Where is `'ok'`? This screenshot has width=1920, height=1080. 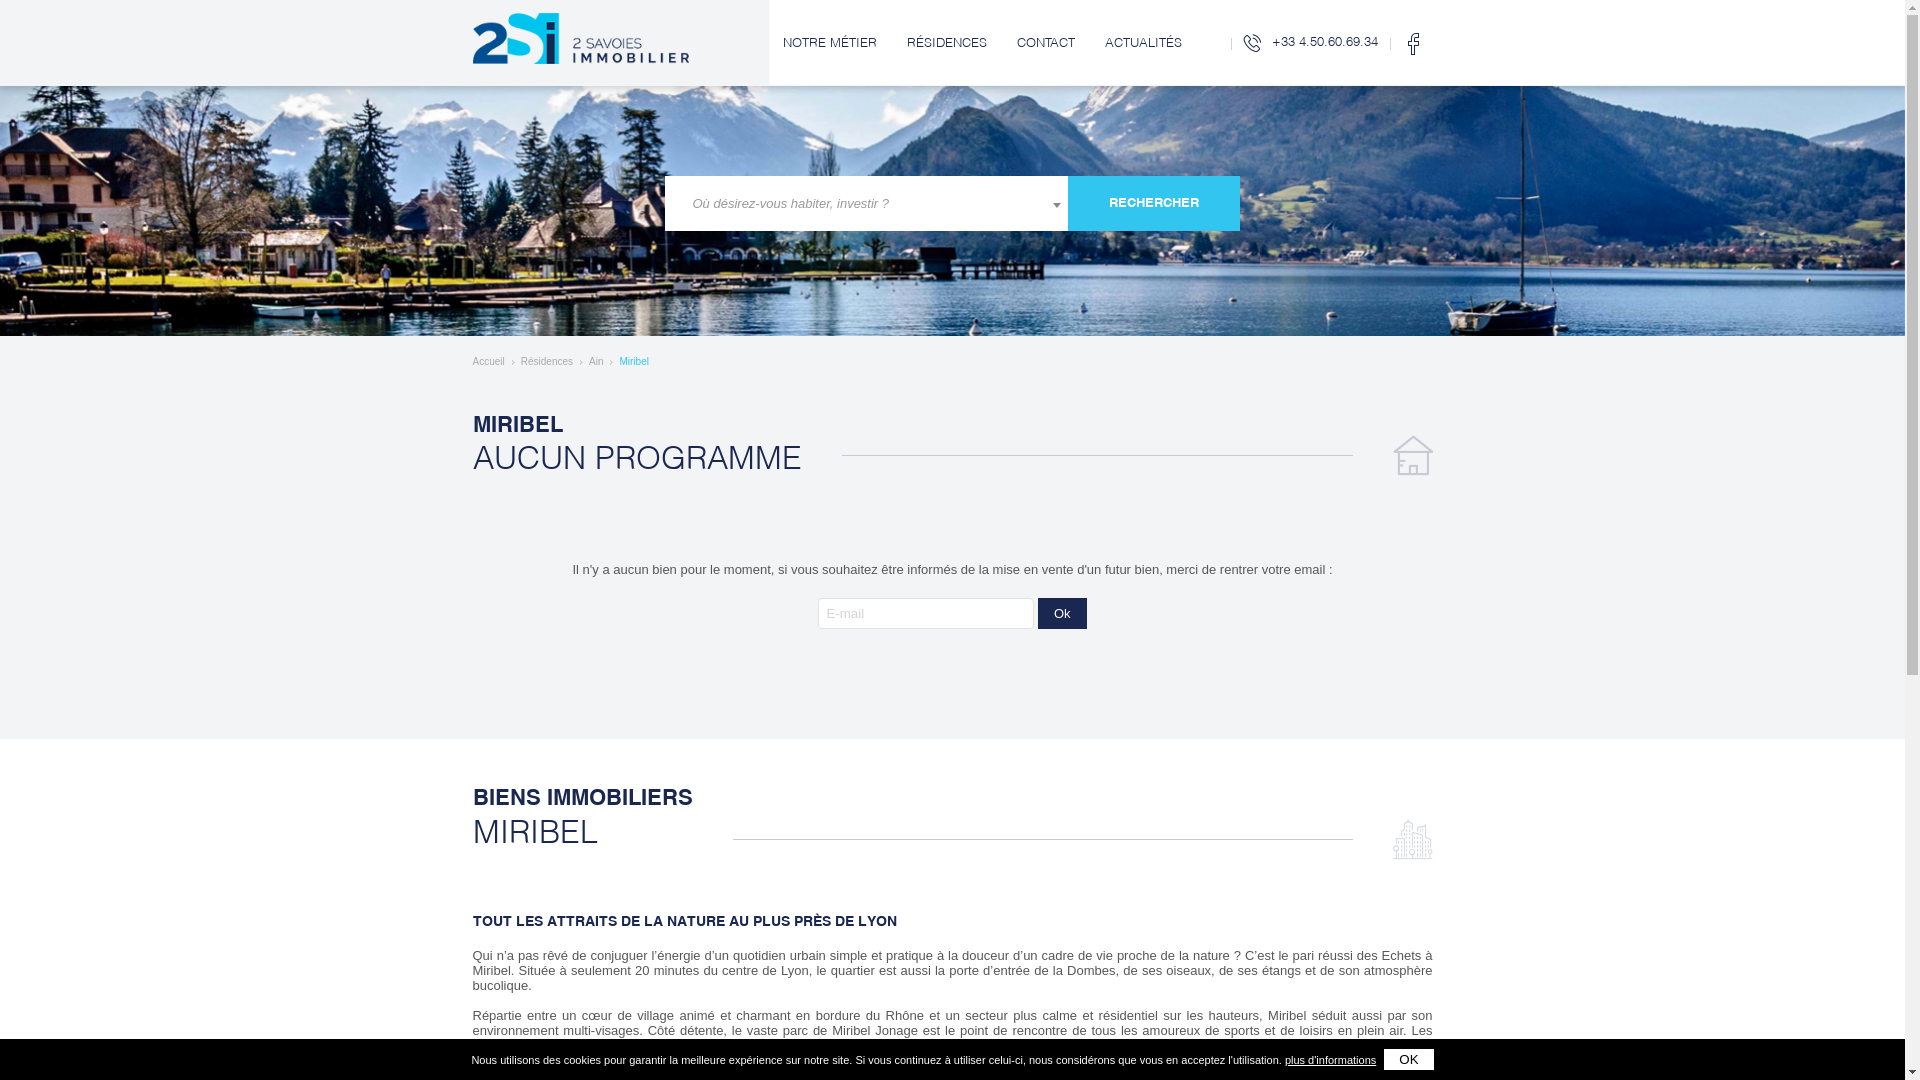 'ok' is located at coordinates (1407, 1058).